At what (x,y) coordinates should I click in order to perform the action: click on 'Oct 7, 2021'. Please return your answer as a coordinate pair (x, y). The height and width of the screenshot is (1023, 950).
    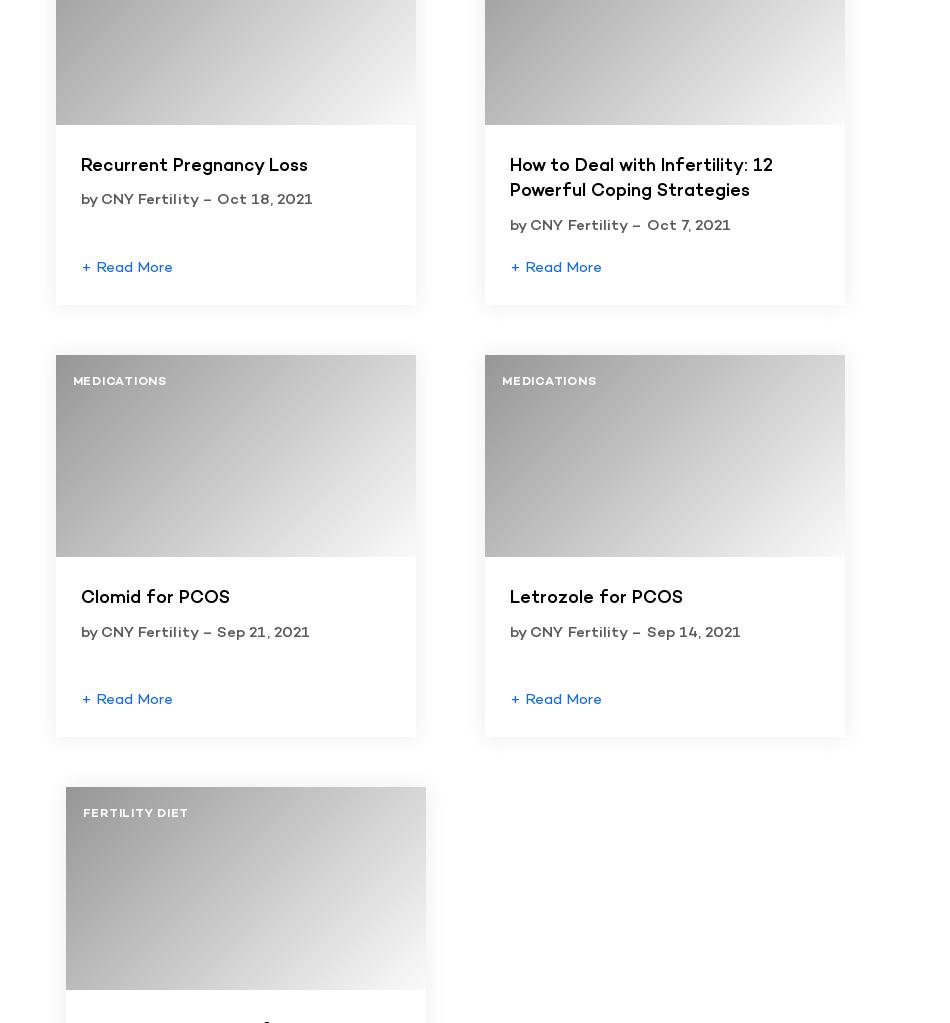
    Looking at the image, I should click on (688, 224).